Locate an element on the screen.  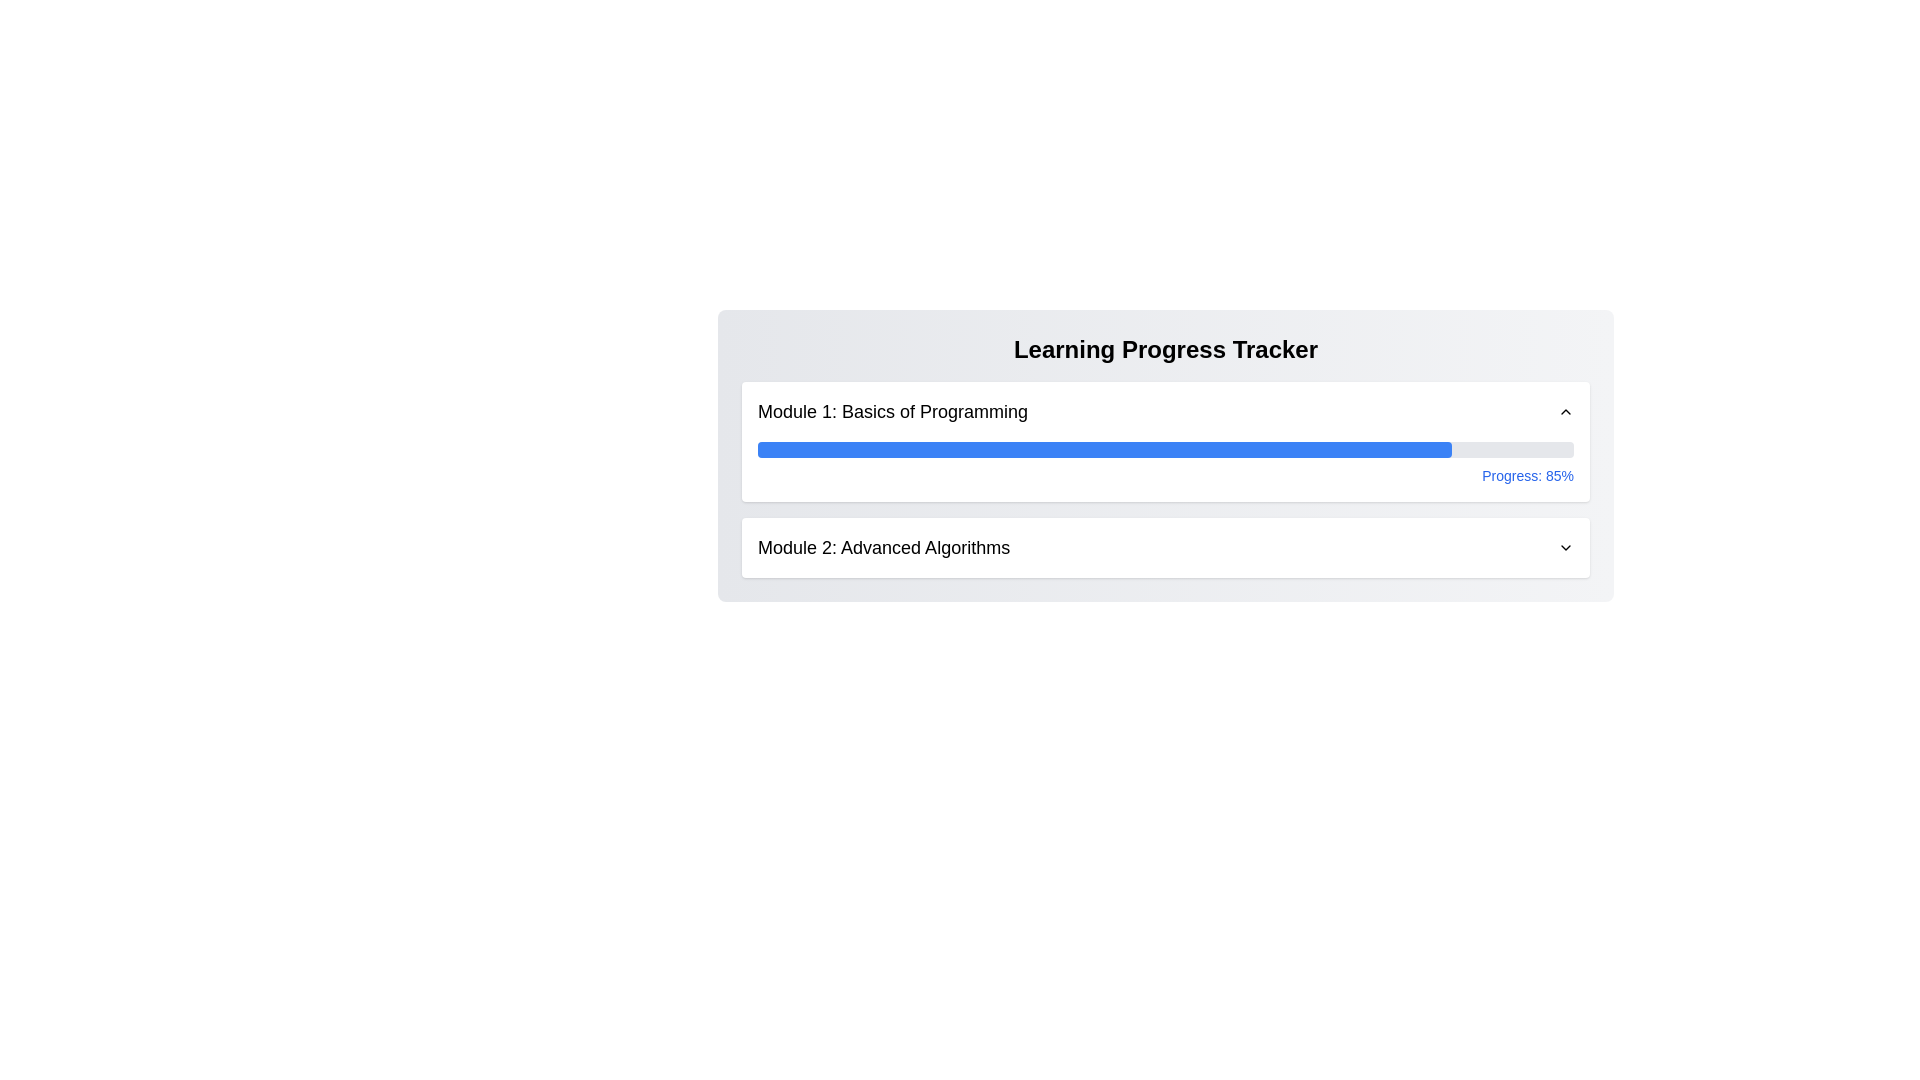
the 'Module 2: Advanced Algorithms' dropdown toggle is located at coordinates (1166, 547).